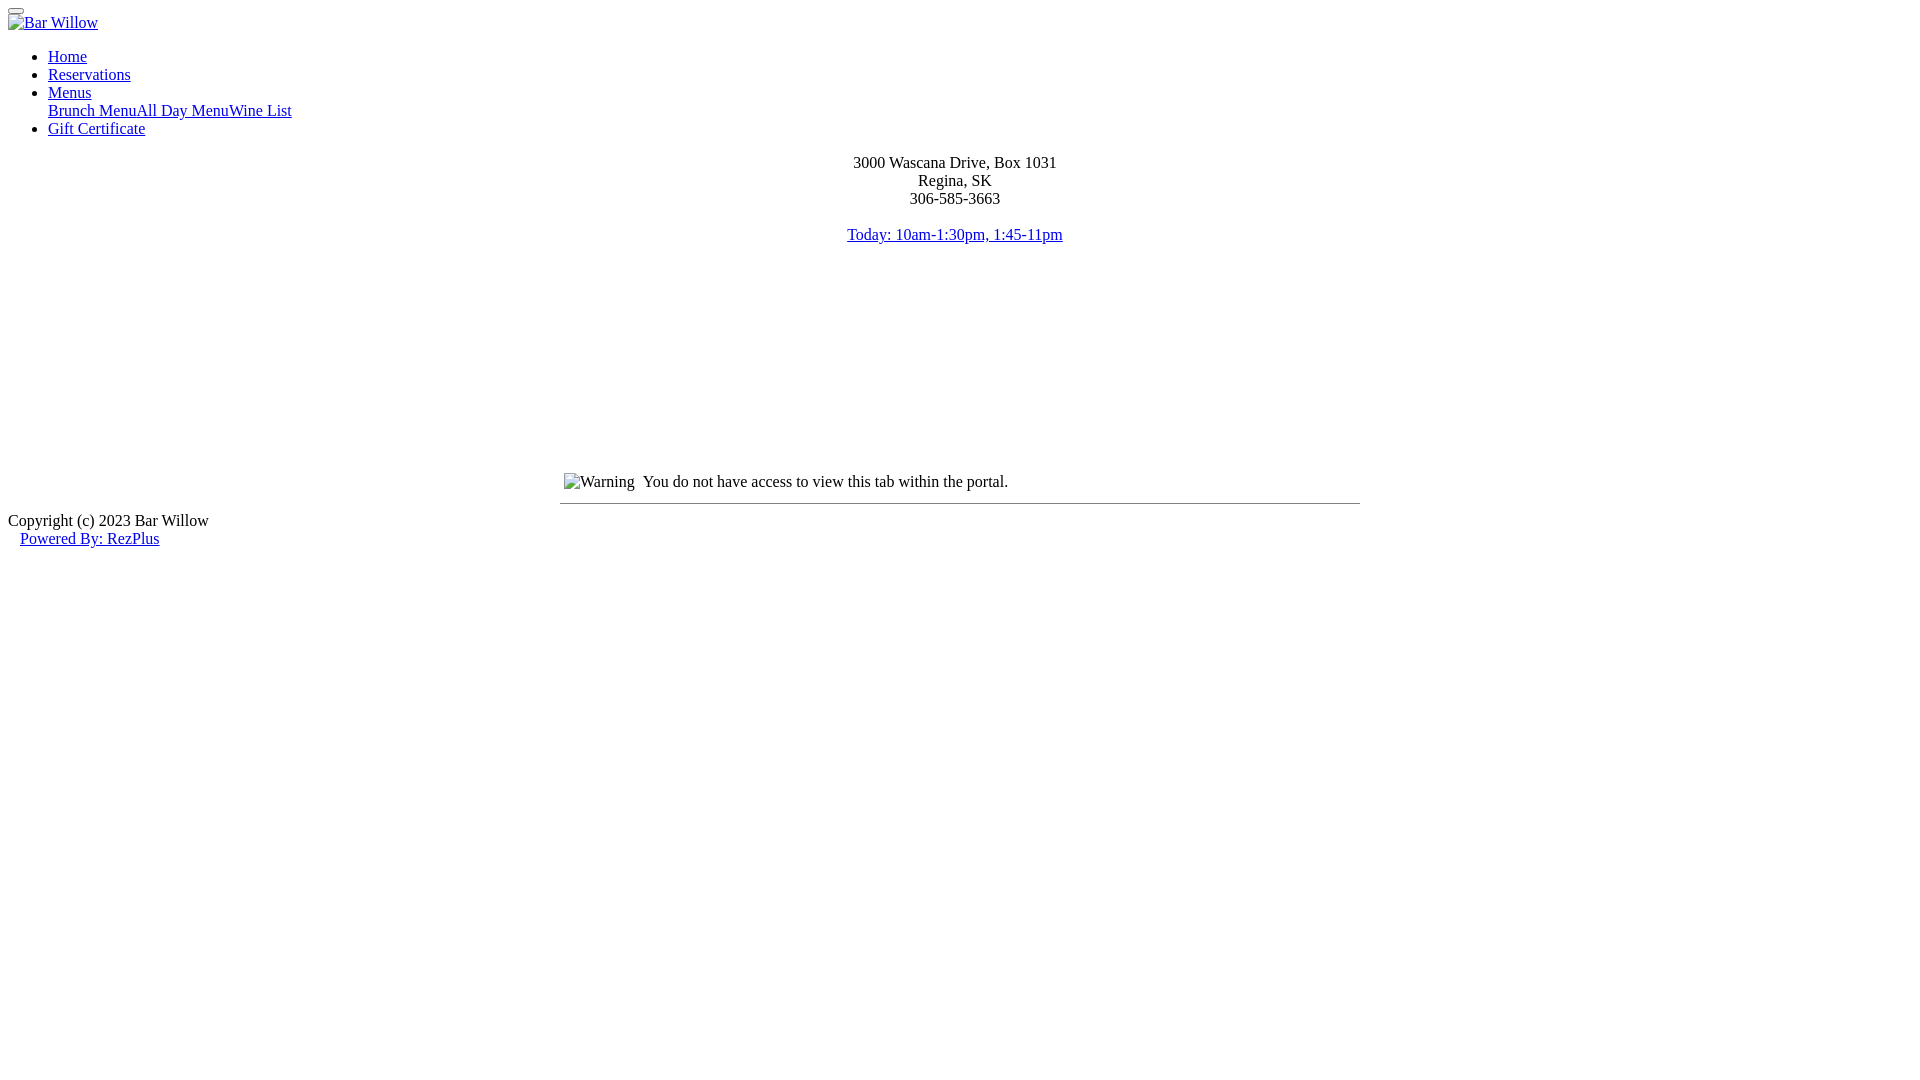  I want to click on 'Today: 10am-1:30pm, 1:45-11pm', so click(954, 233).